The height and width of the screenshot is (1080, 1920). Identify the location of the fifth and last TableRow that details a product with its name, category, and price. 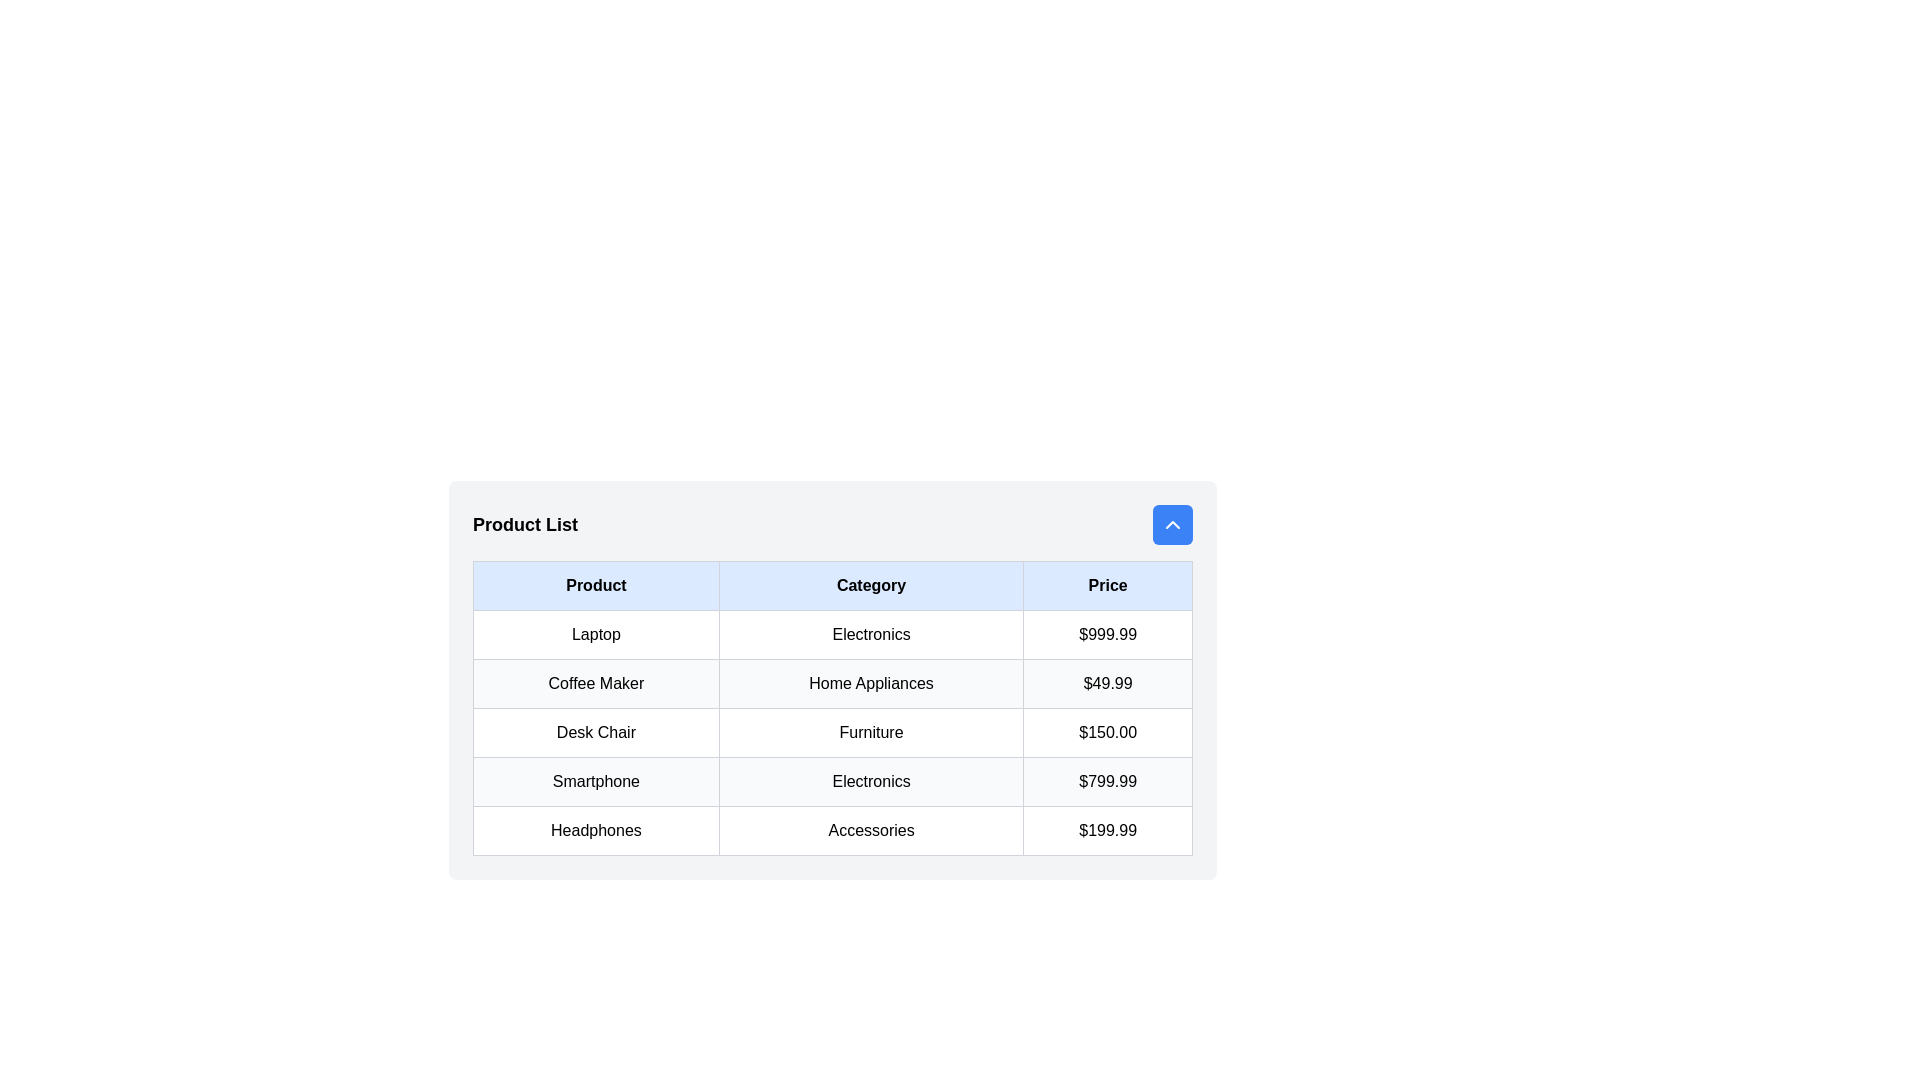
(833, 830).